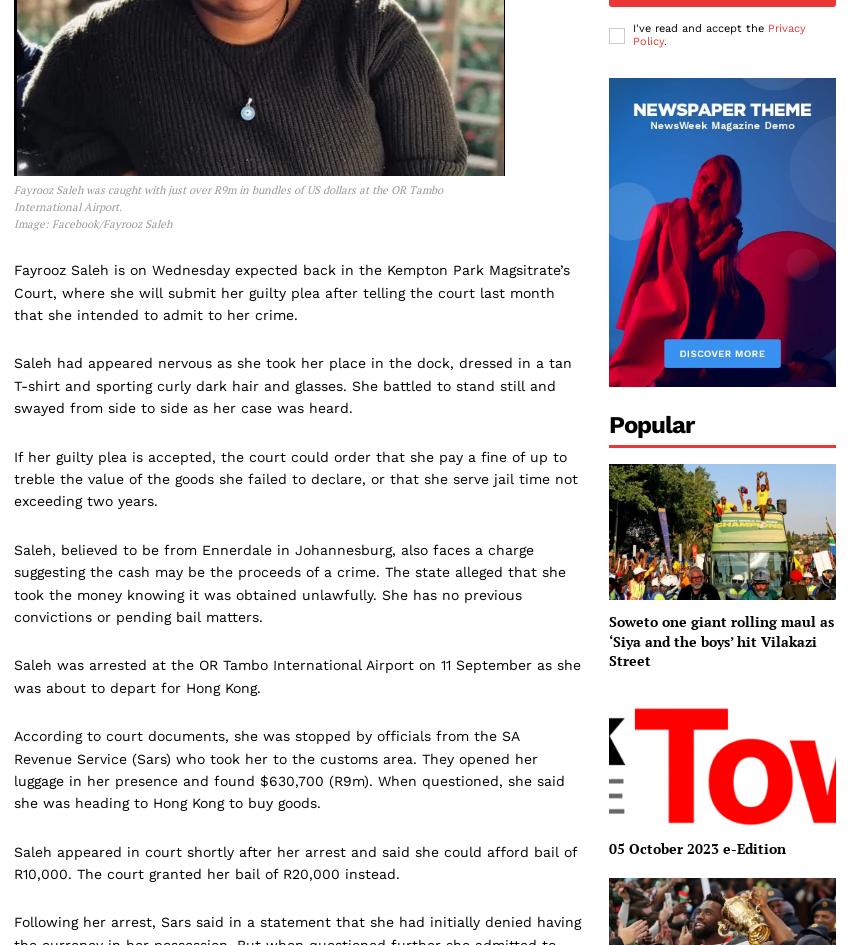 The height and width of the screenshot is (945, 850). Describe the element at coordinates (91, 222) in the screenshot. I see `'Image: Facebook/Fayrooz Saleh'` at that location.